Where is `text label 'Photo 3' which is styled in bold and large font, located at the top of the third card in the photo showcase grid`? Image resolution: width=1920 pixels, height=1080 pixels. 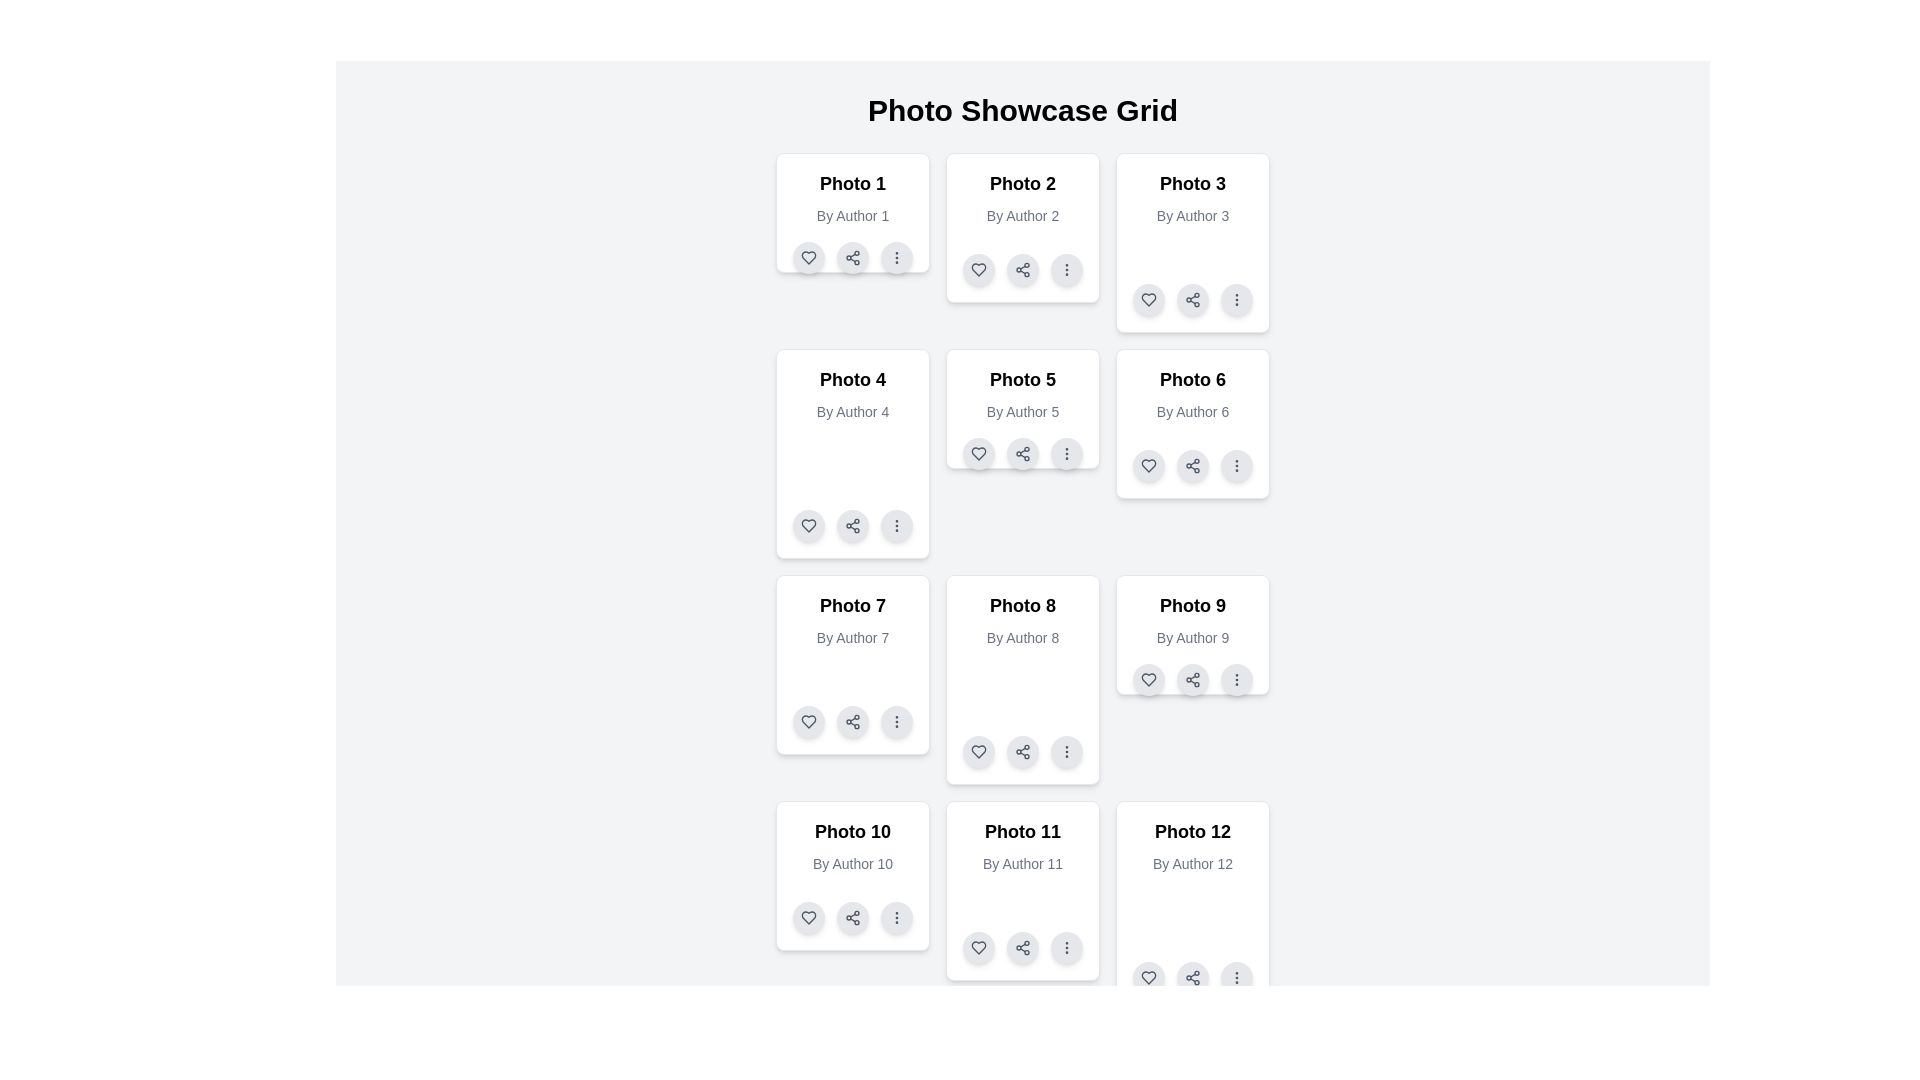
text label 'Photo 3' which is styled in bold and large font, located at the top of the third card in the photo showcase grid is located at coordinates (1193, 184).